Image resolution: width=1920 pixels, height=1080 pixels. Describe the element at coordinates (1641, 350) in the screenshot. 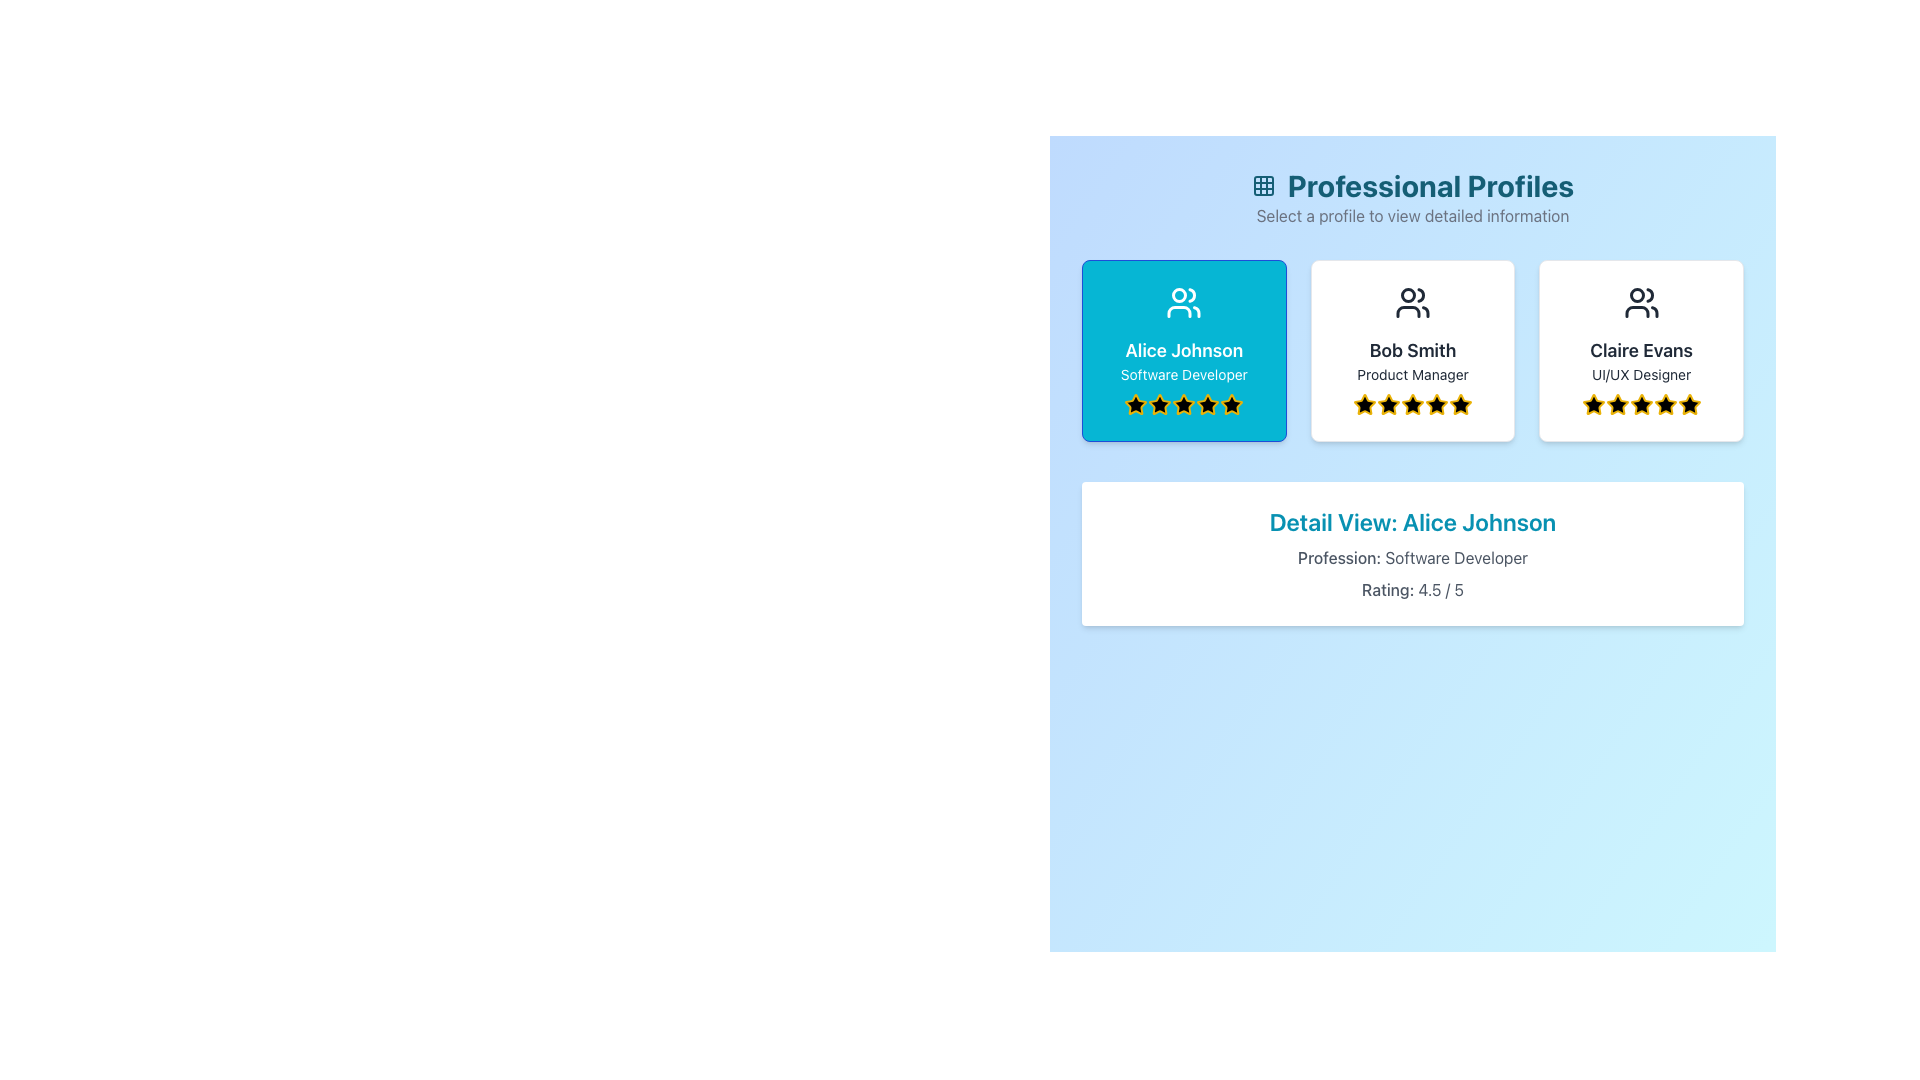

I see `the text label displaying 'Claire Evans' which is the first line of text in the rightmost card of the profile grid` at that location.